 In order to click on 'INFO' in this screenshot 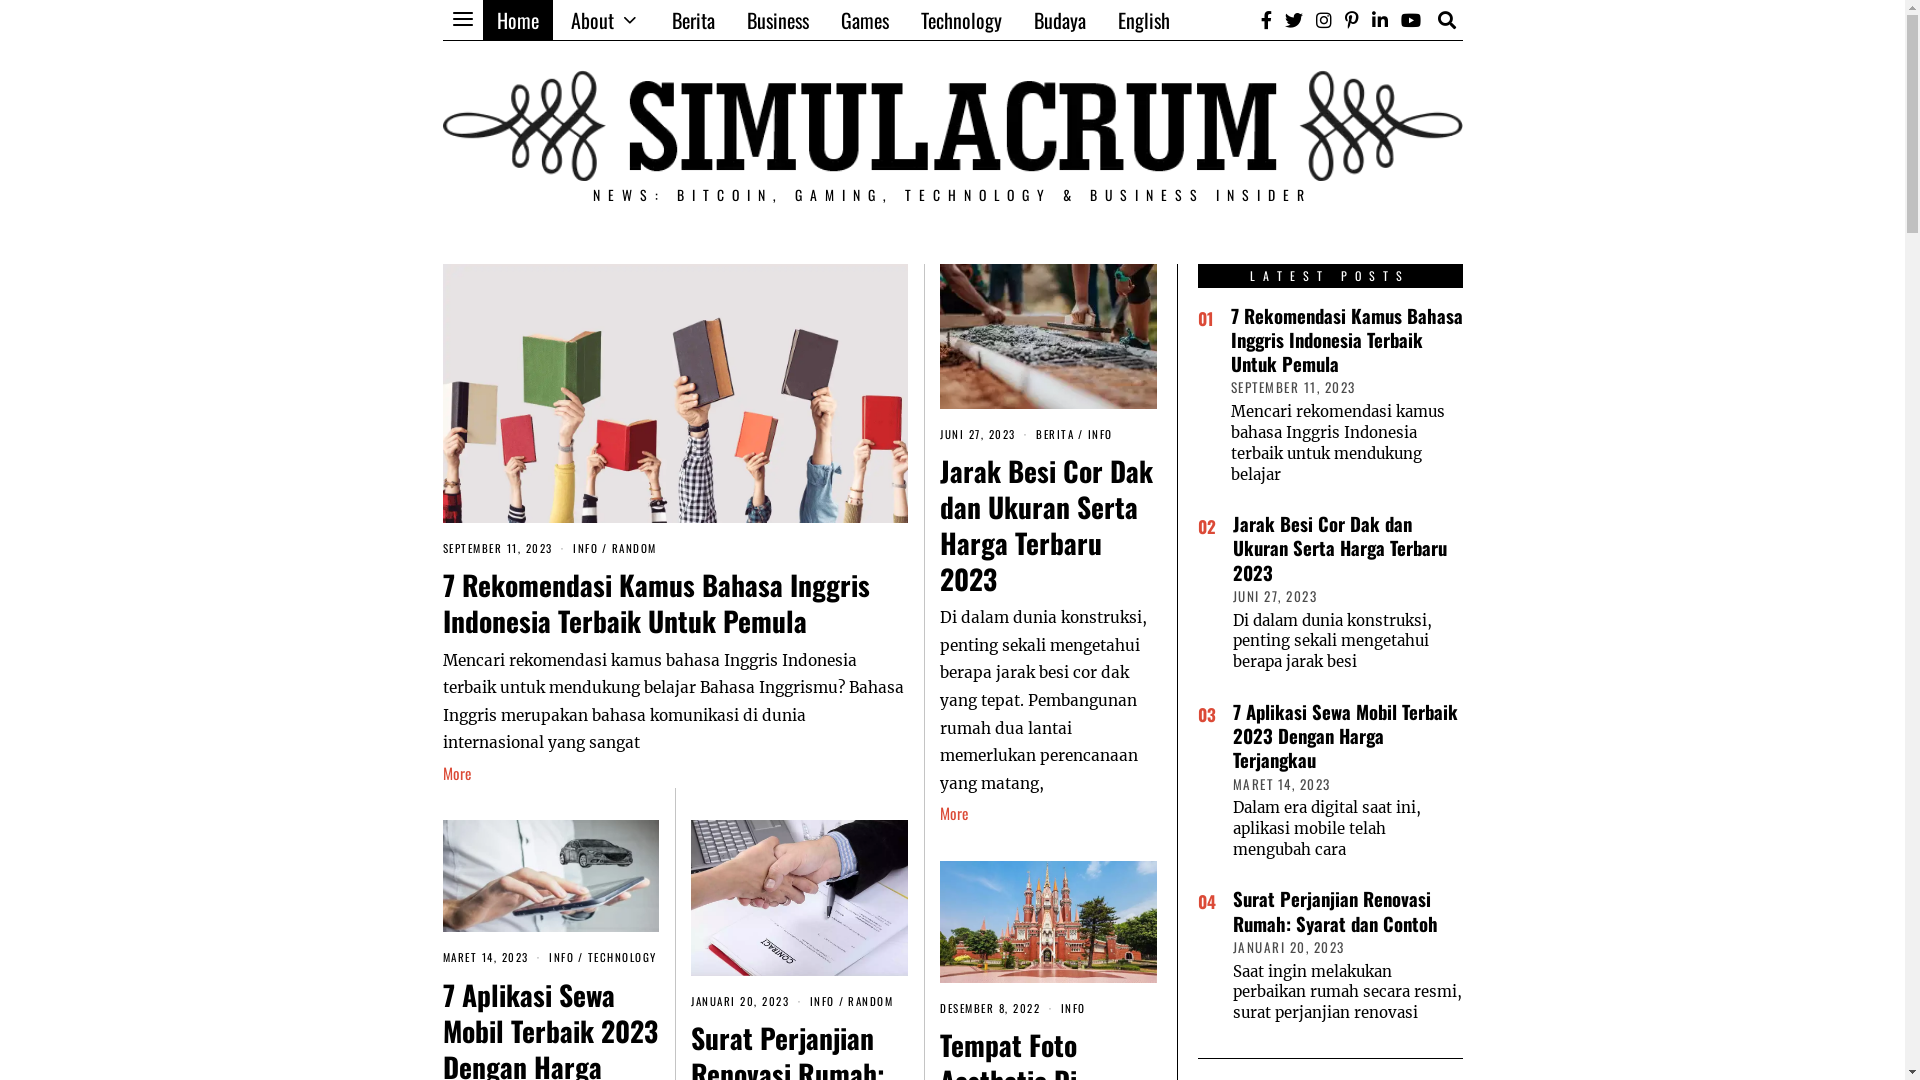, I will do `click(548, 955)`.